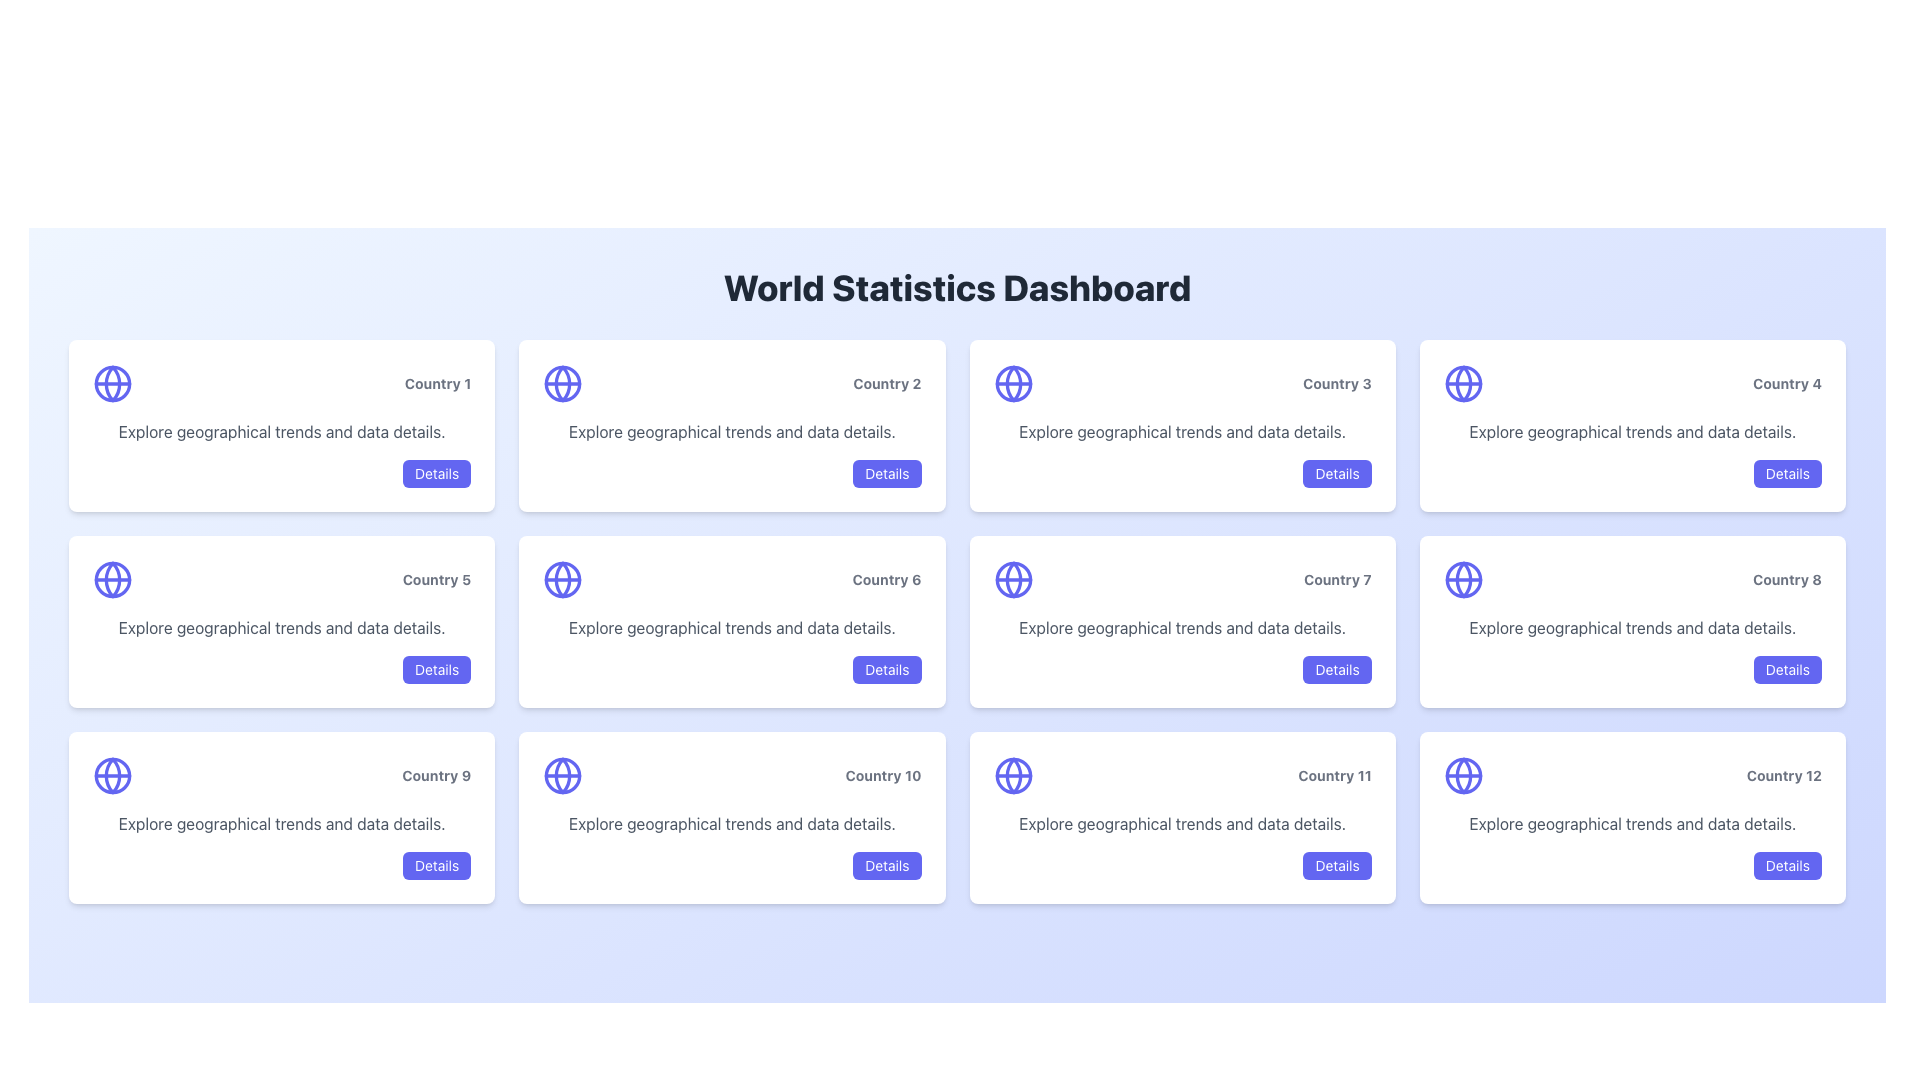 The width and height of the screenshot is (1920, 1080). What do you see at coordinates (281, 424) in the screenshot?
I see `text content of the Card component labeled 'Country 1' located in the top-left corner of the dashboard` at bounding box center [281, 424].